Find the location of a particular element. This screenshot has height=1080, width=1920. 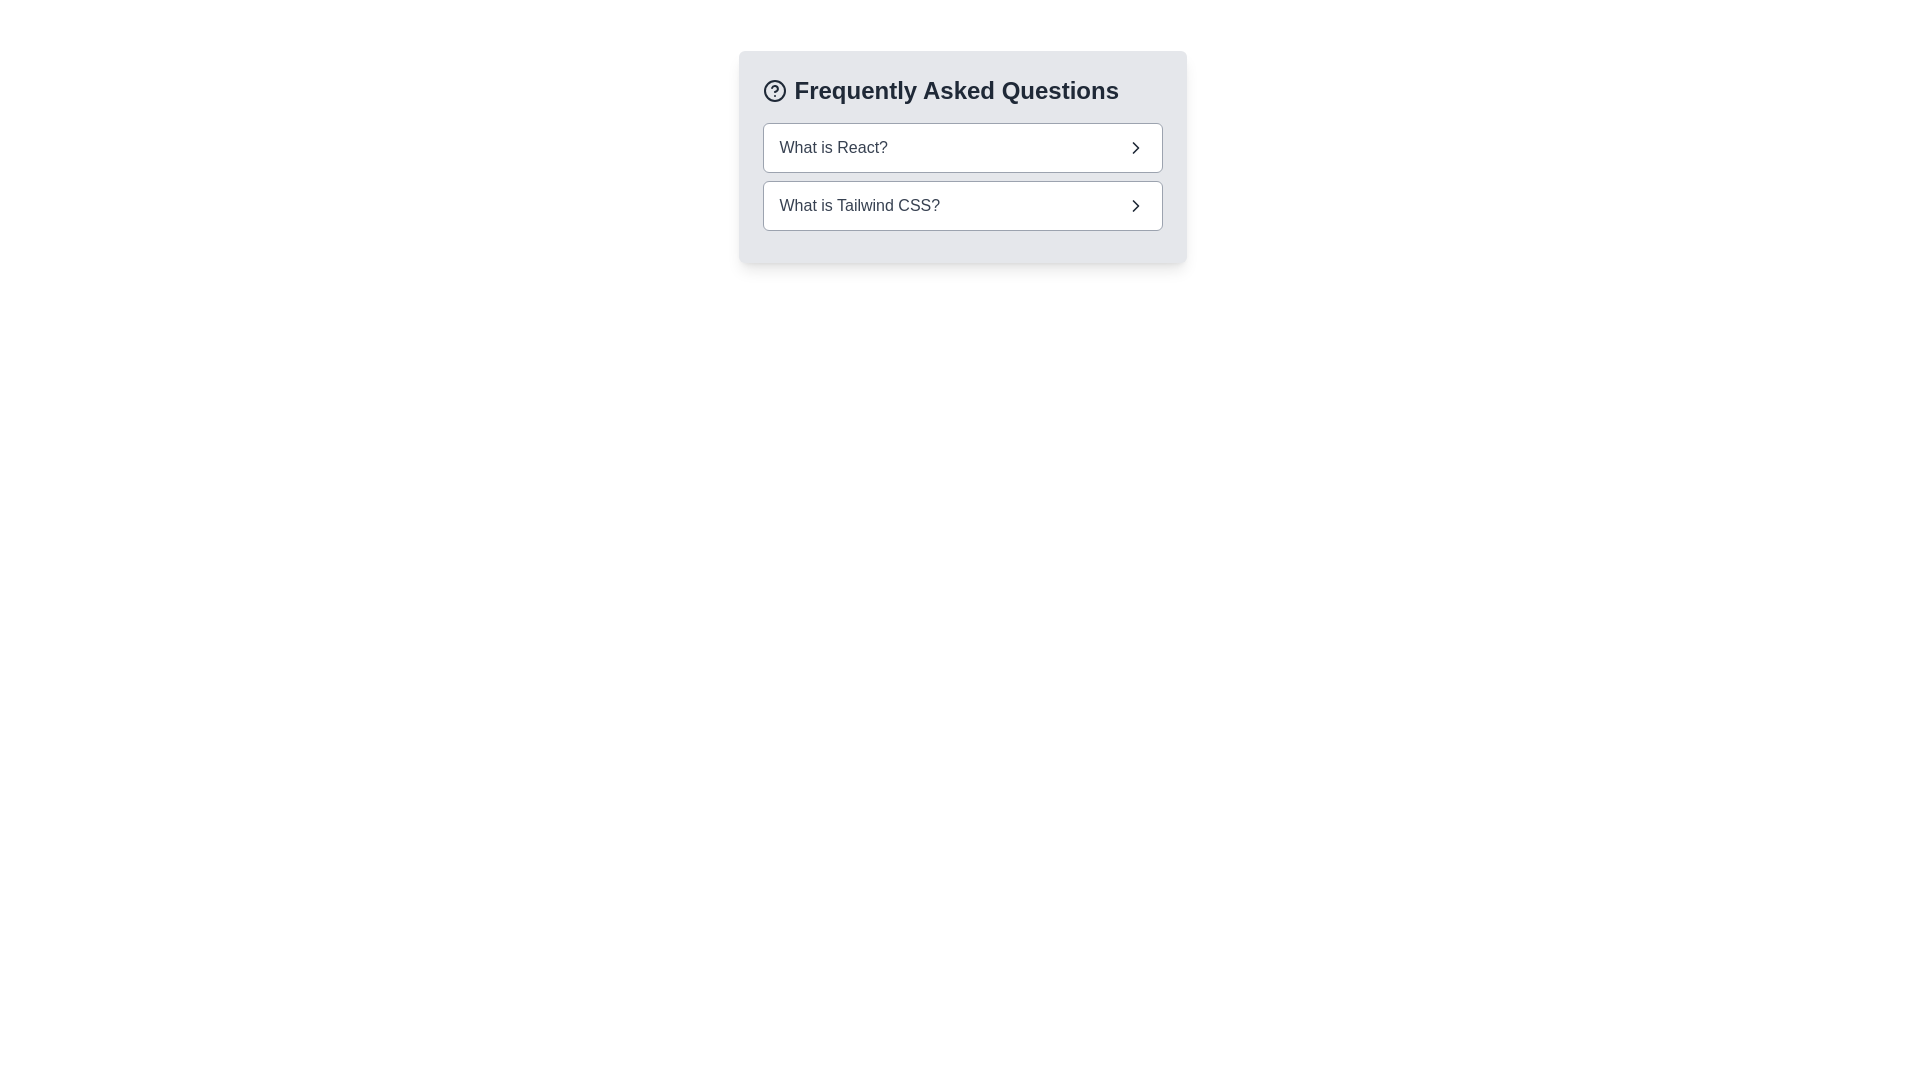

the Interactive Card for the question 'What is React?' located is located at coordinates (962, 146).